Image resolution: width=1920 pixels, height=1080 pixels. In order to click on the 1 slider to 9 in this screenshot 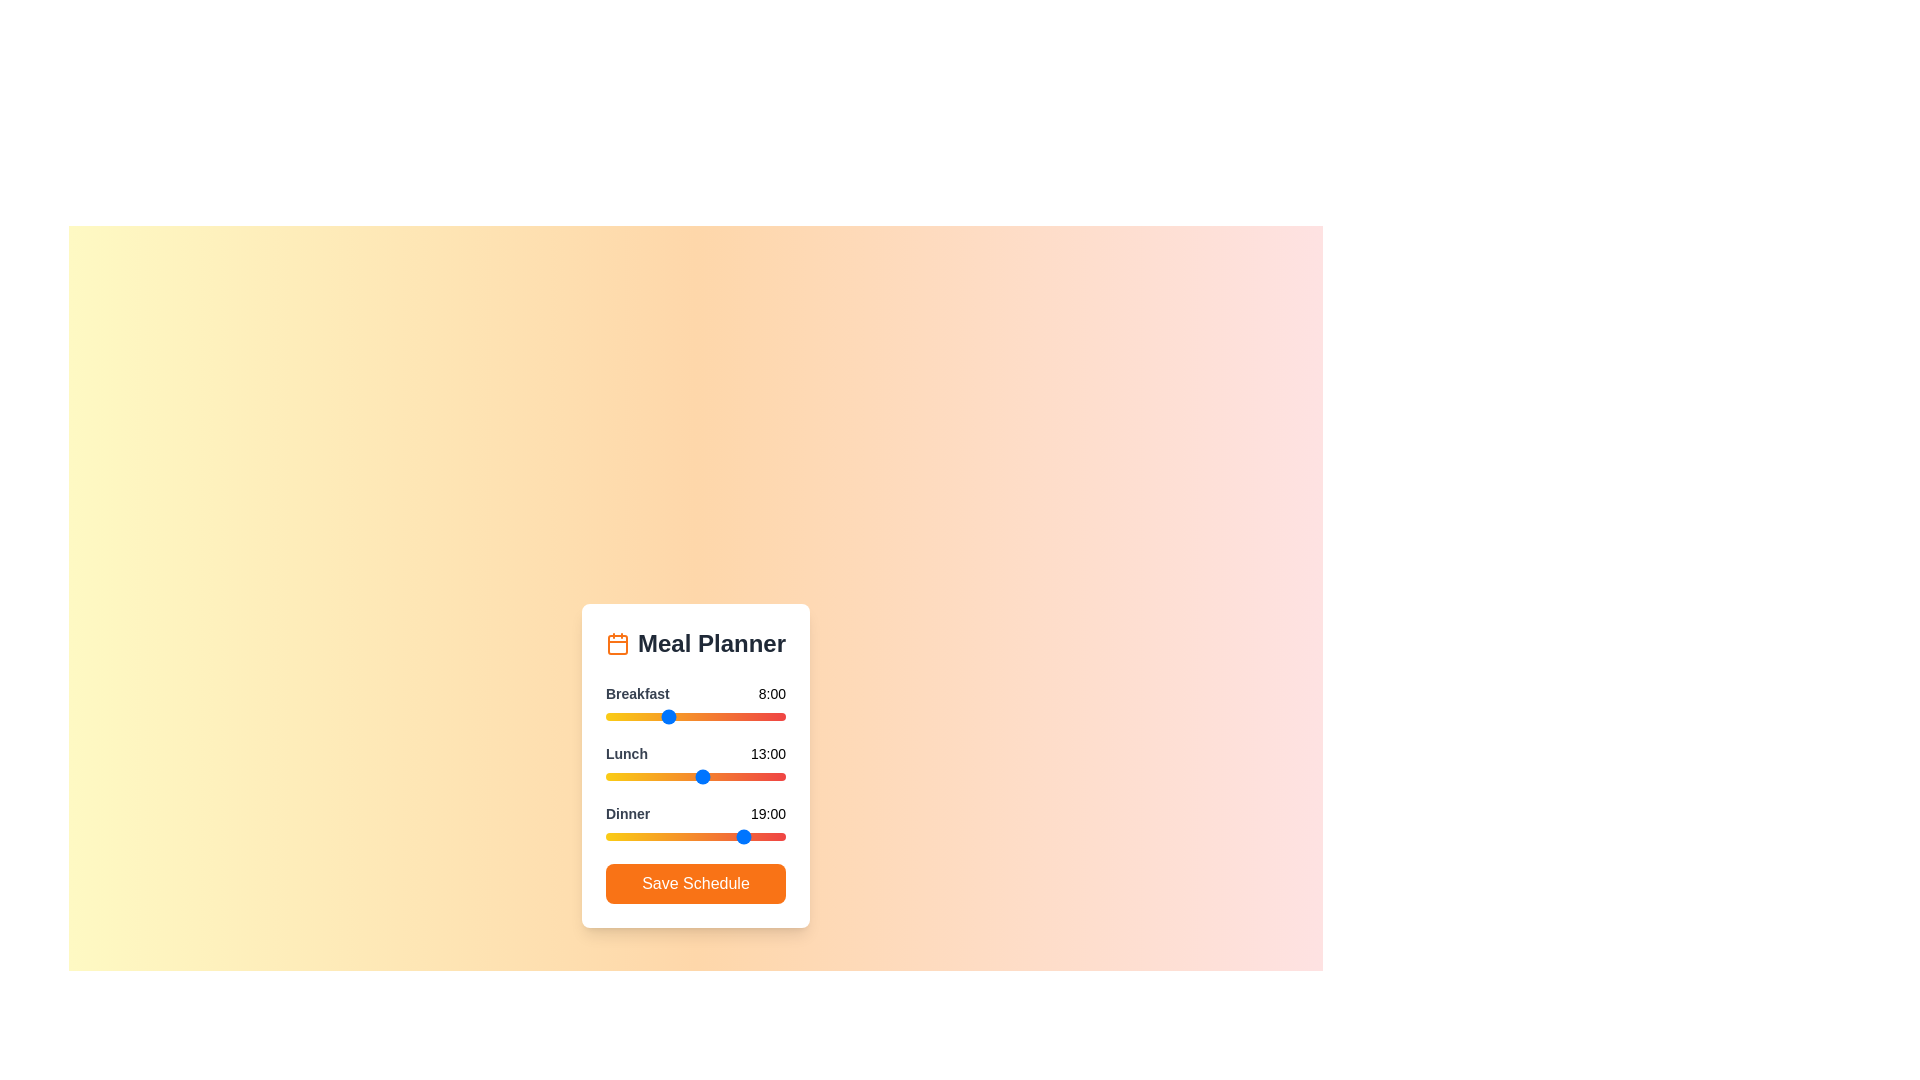, I will do `click(673, 775)`.